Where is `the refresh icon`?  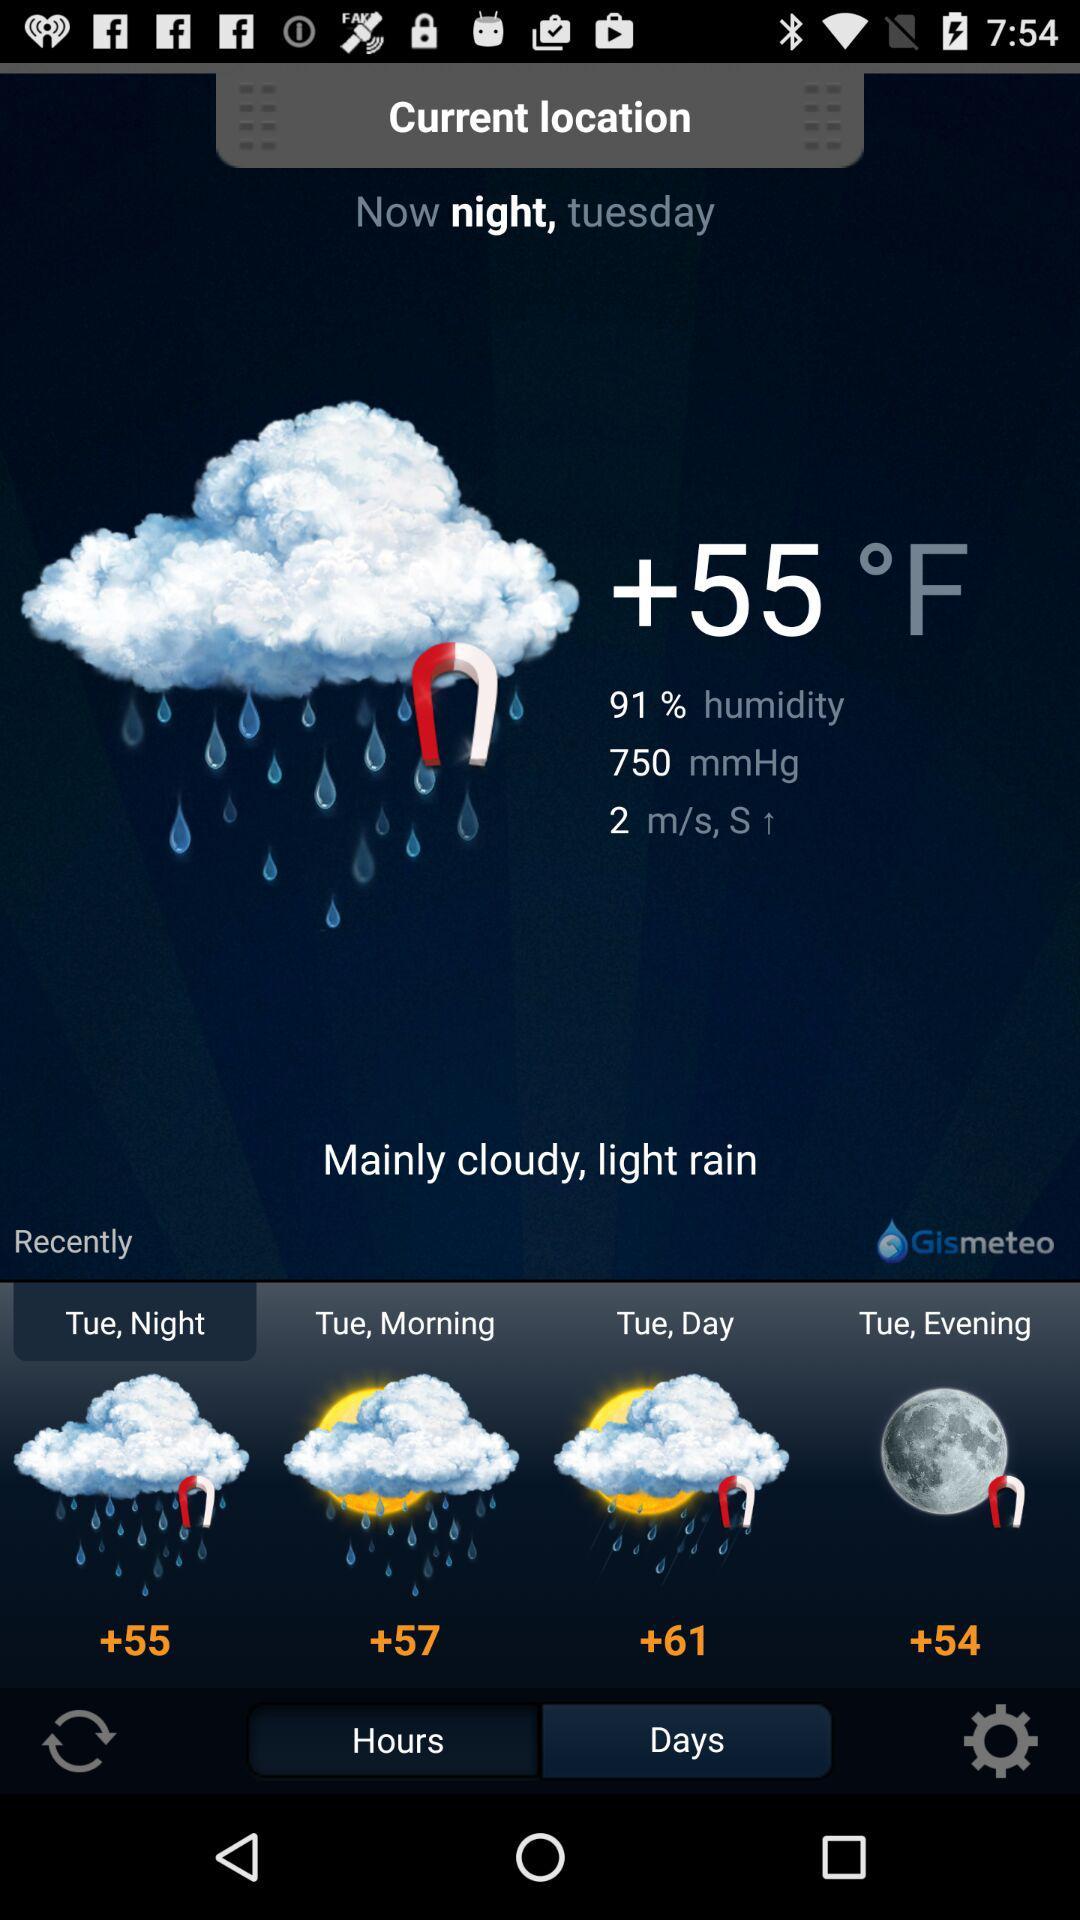 the refresh icon is located at coordinates (78, 1862).